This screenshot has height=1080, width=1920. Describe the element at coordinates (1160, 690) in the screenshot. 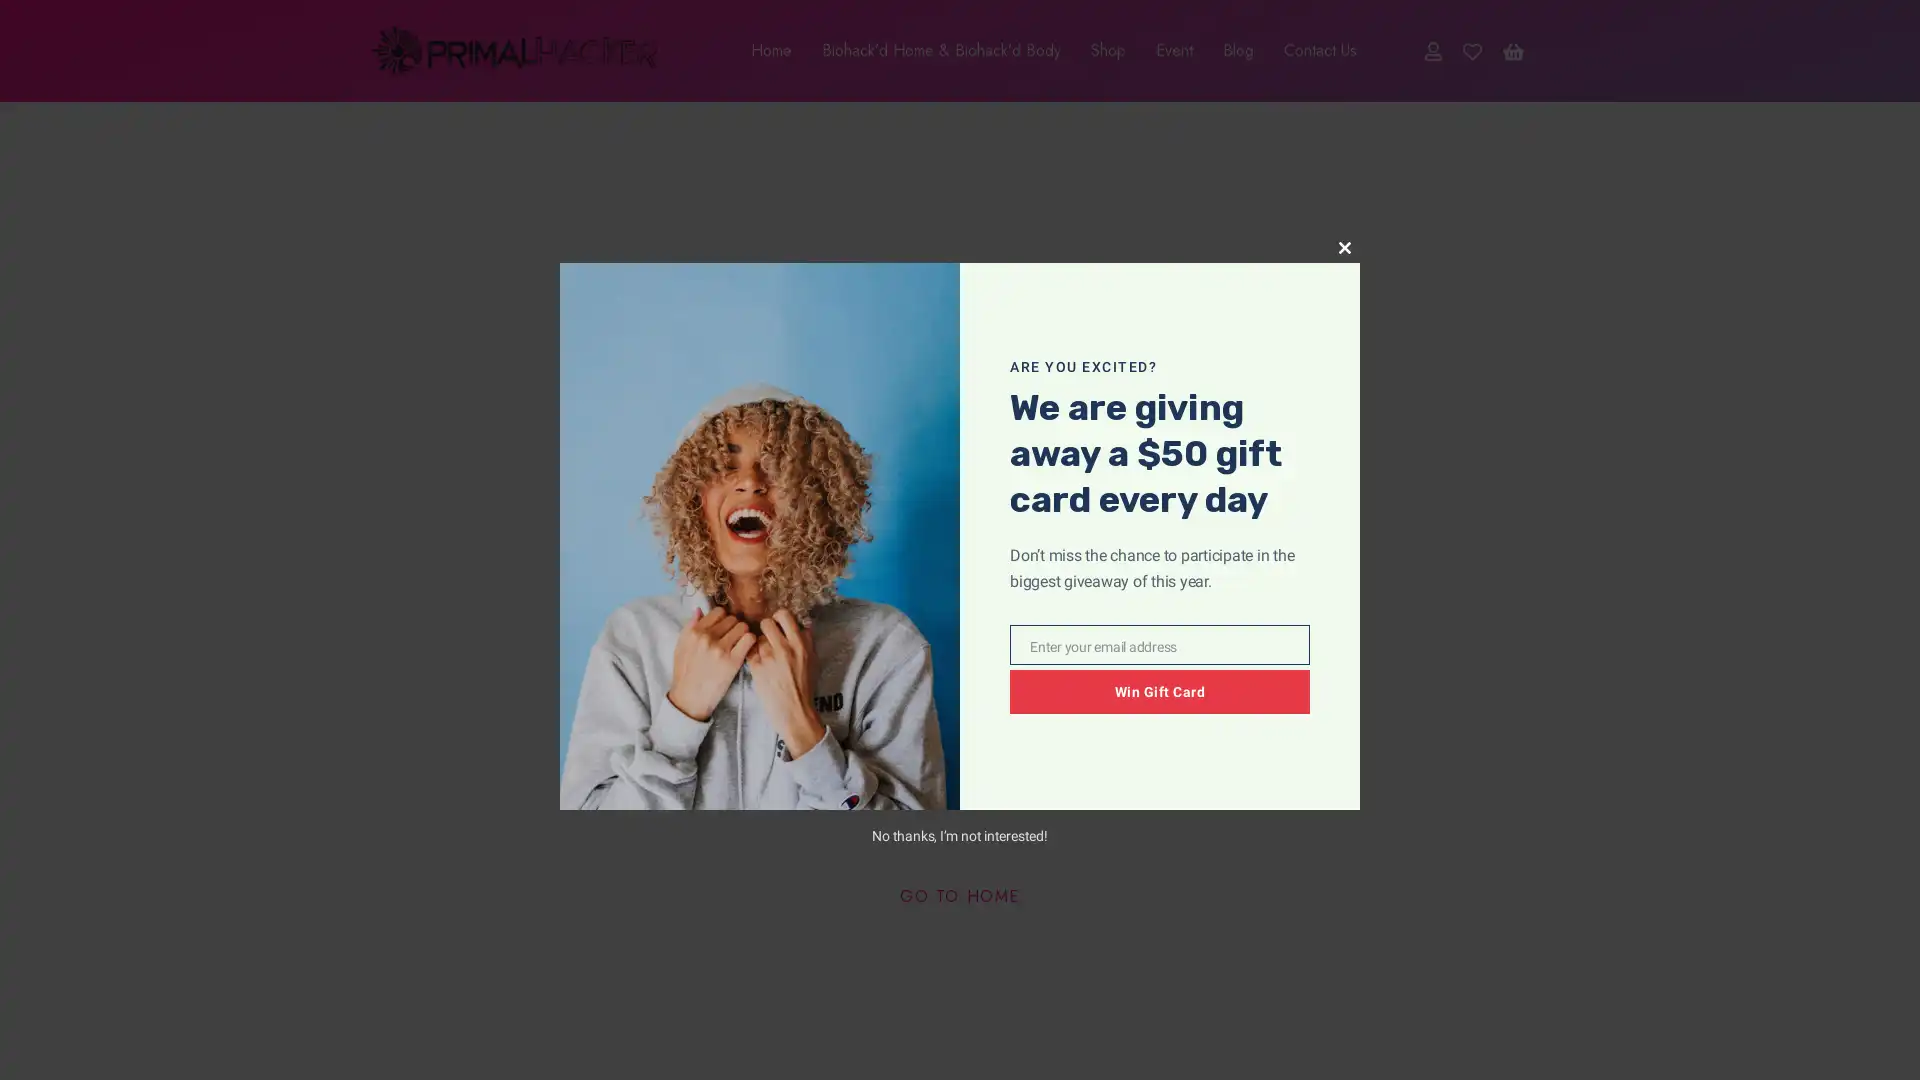

I see `Win Gift Card` at that location.